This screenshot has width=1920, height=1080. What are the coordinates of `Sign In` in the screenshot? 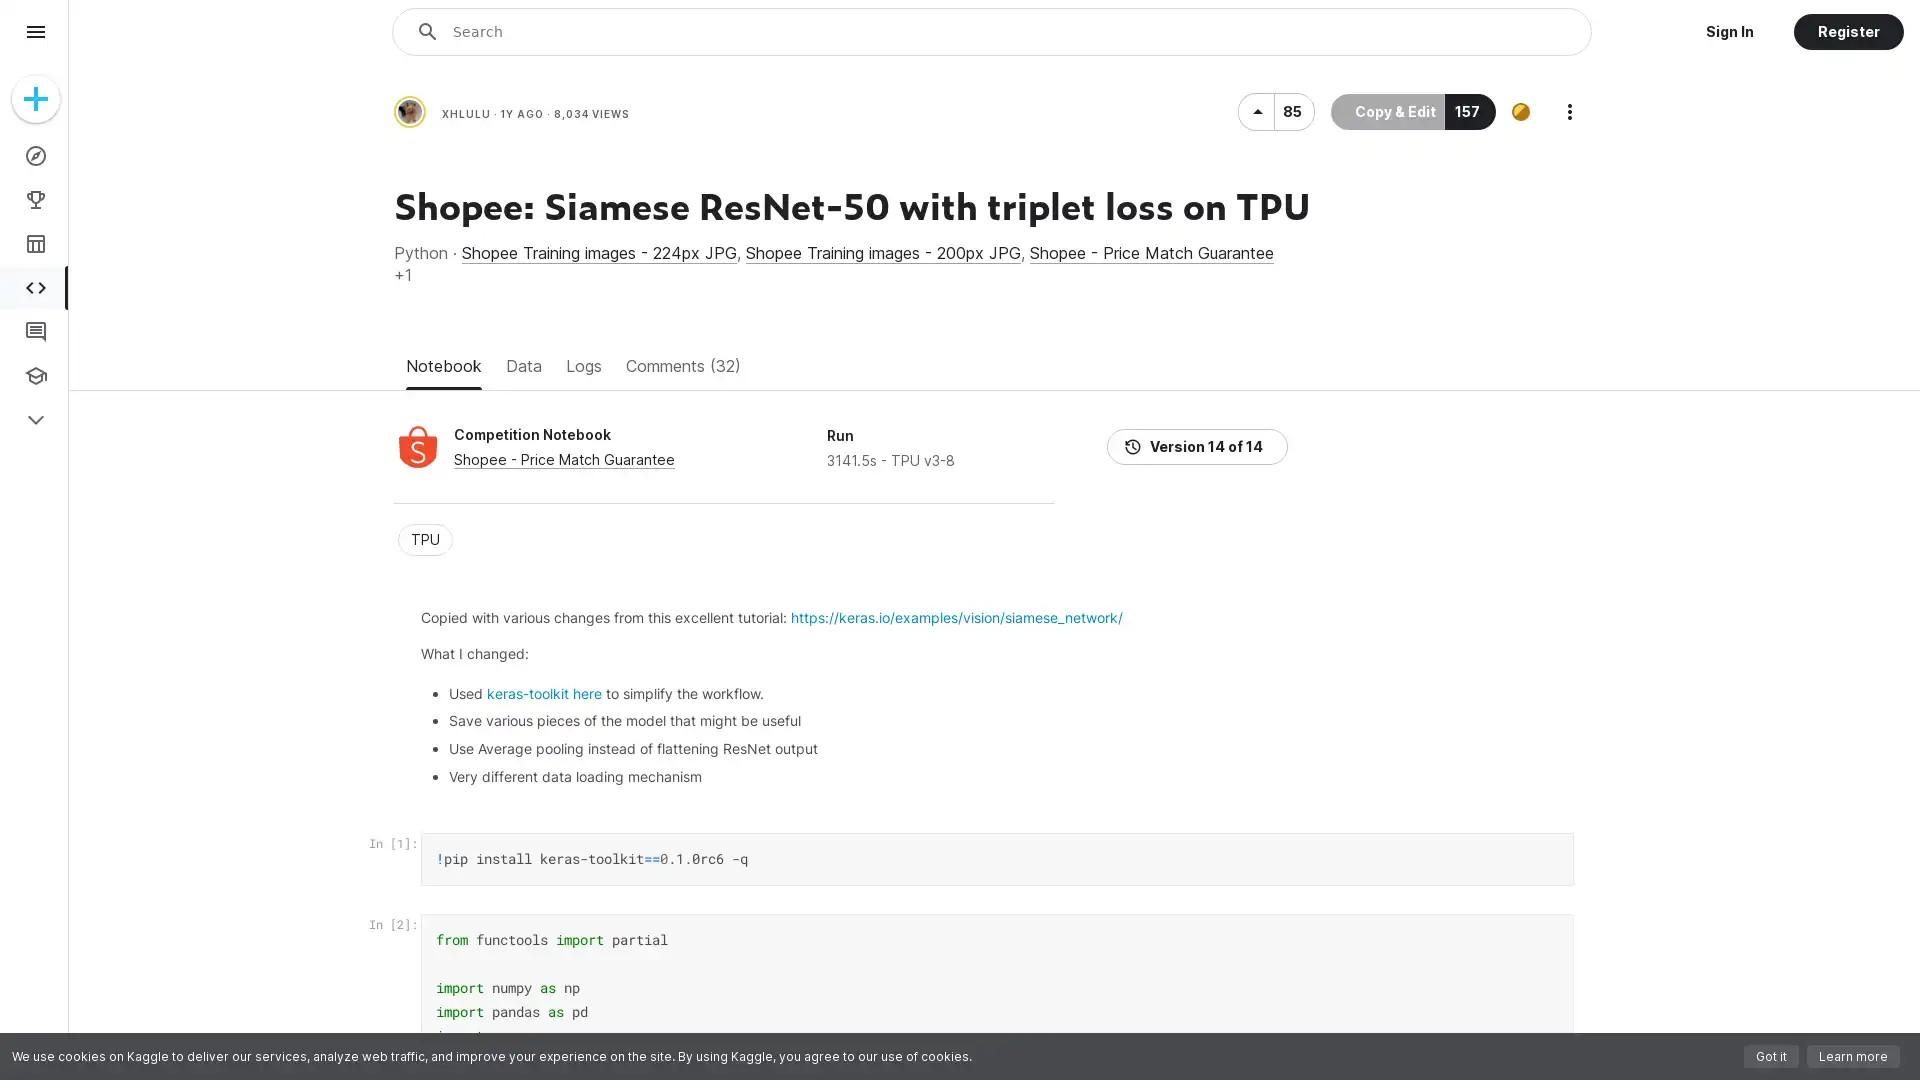 It's located at (1728, 31).